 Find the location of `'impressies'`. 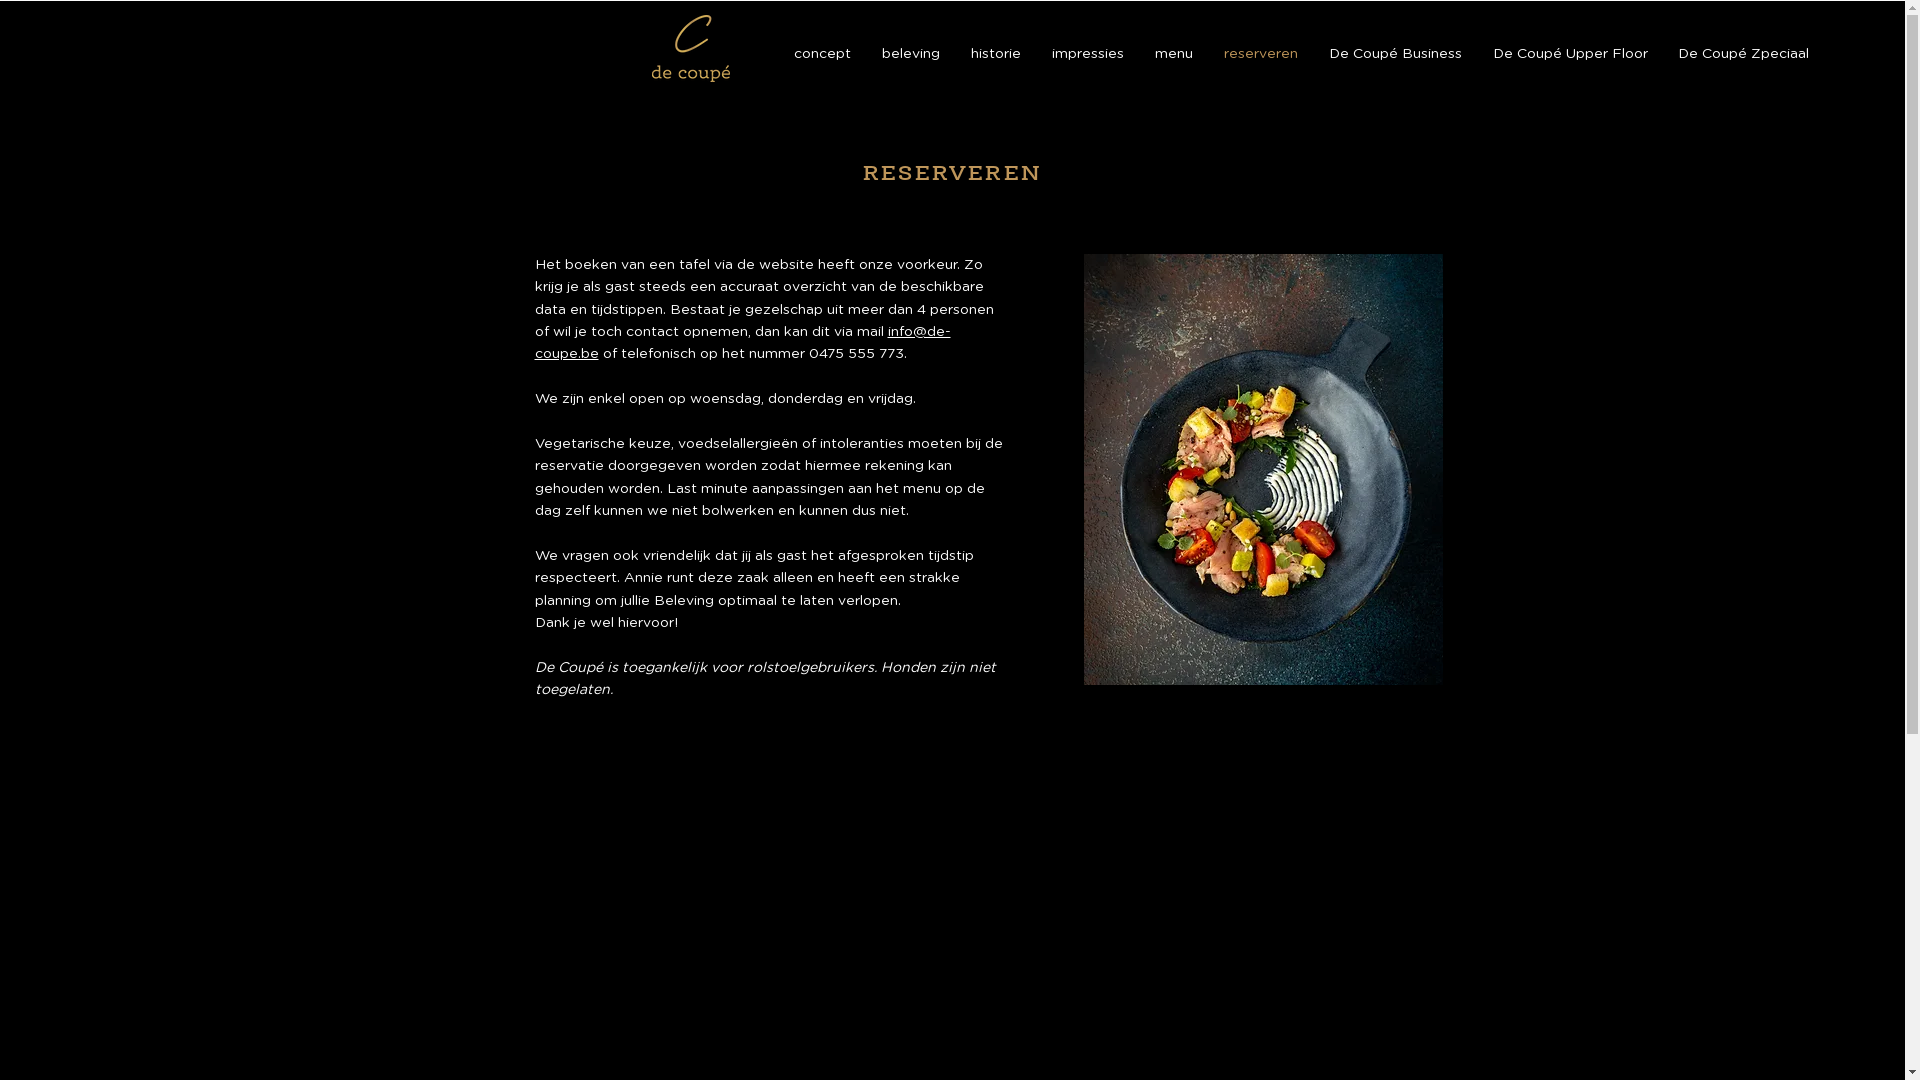

'impressies' is located at coordinates (1086, 53).